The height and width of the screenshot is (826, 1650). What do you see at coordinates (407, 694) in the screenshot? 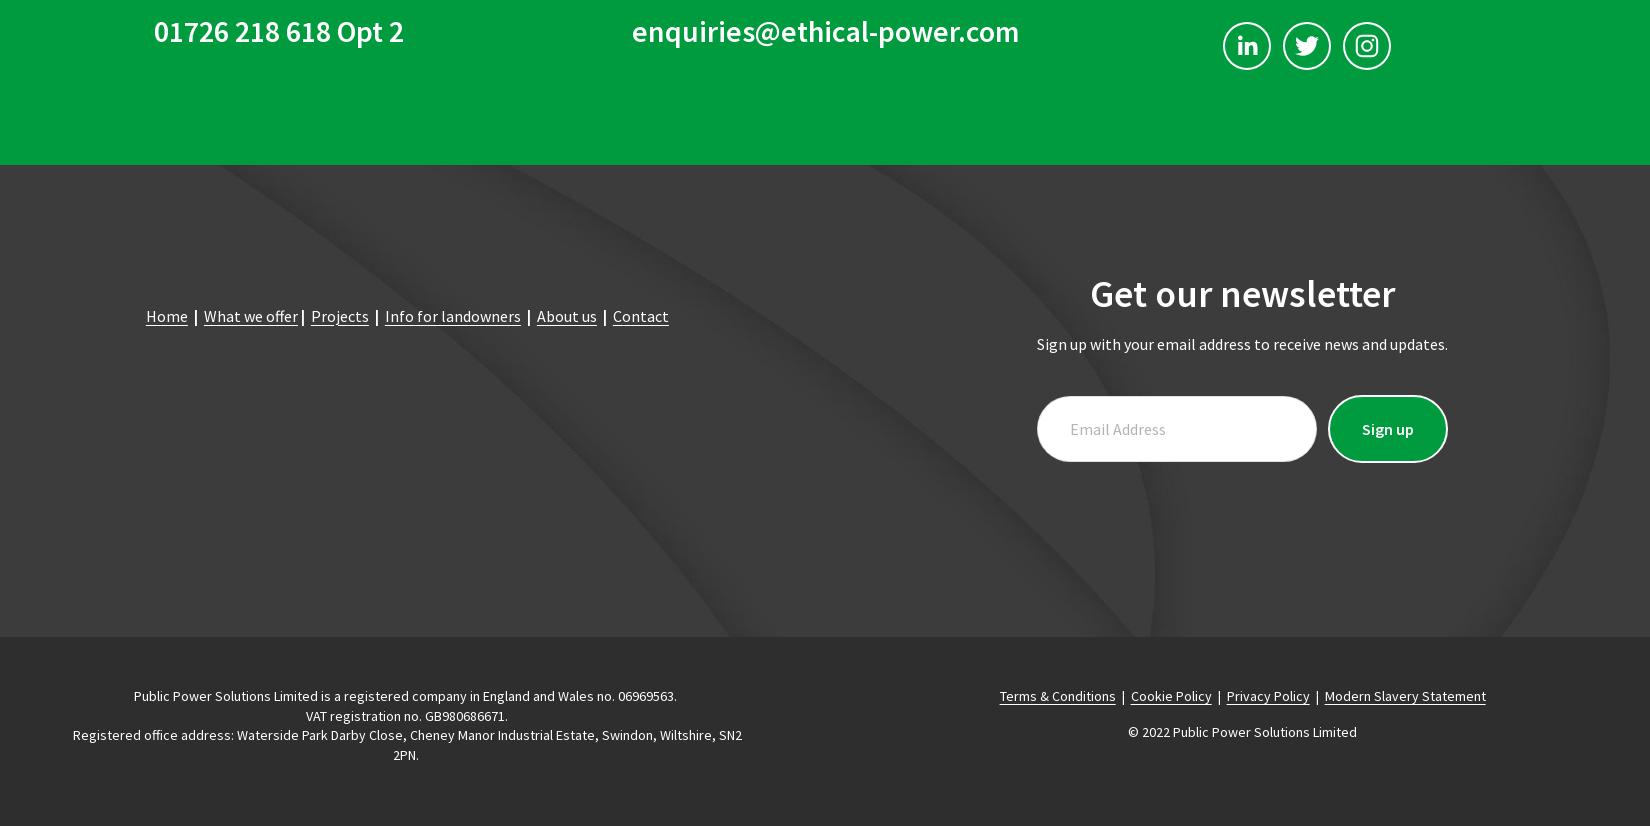
I see `'Public Power Solutions Limited is a registered company in England and Wales no. 06969563.'` at bounding box center [407, 694].